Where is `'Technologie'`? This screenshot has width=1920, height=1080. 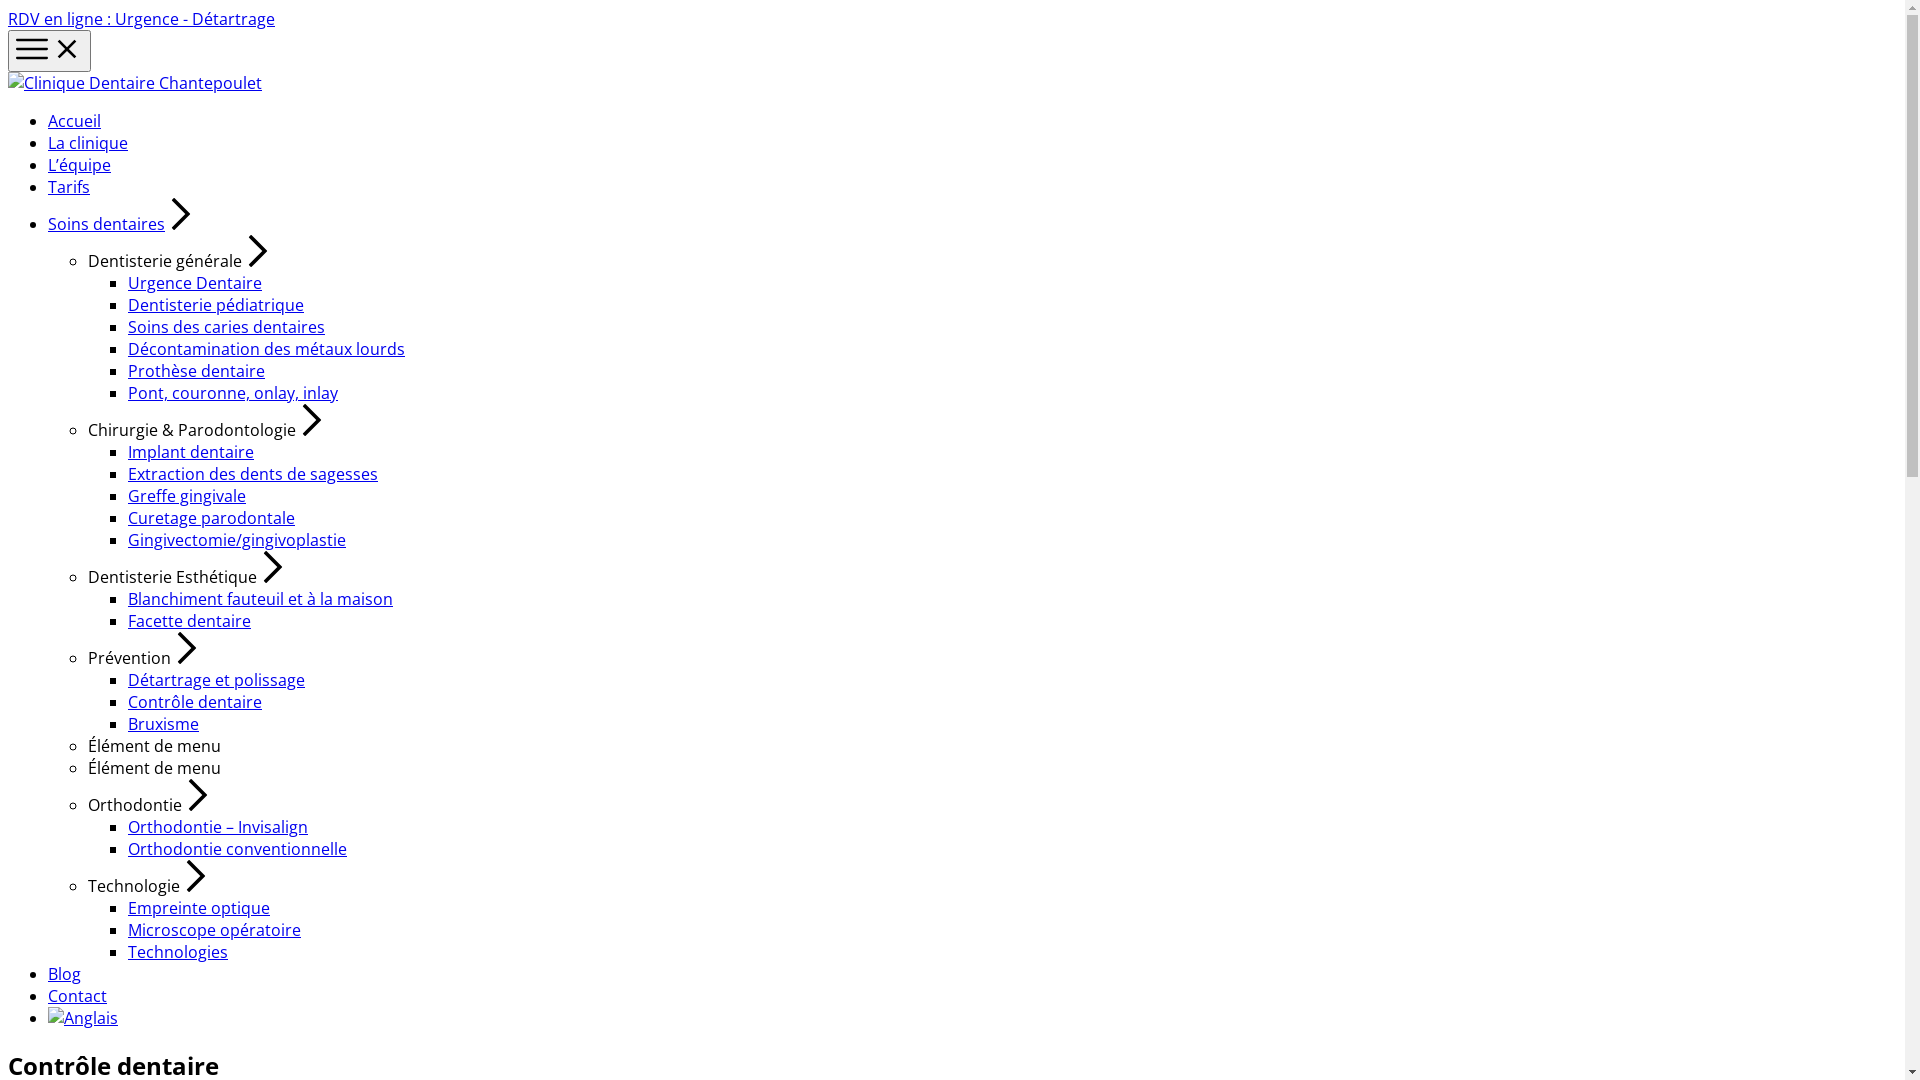 'Technologie' is located at coordinates (148, 885).